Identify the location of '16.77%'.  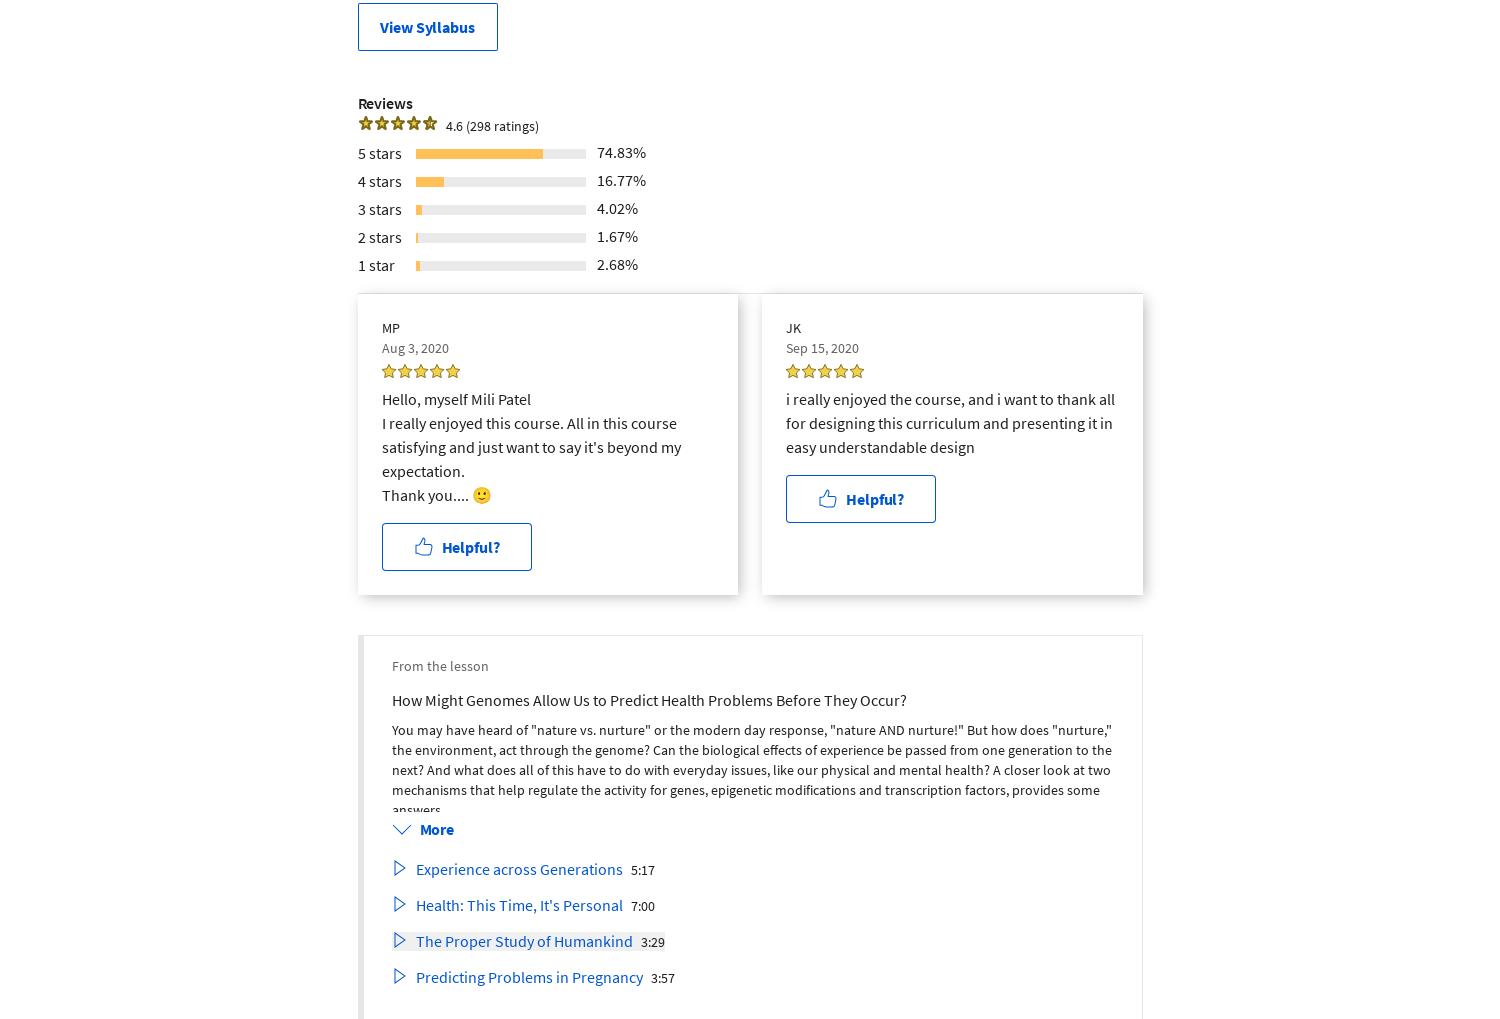
(619, 179).